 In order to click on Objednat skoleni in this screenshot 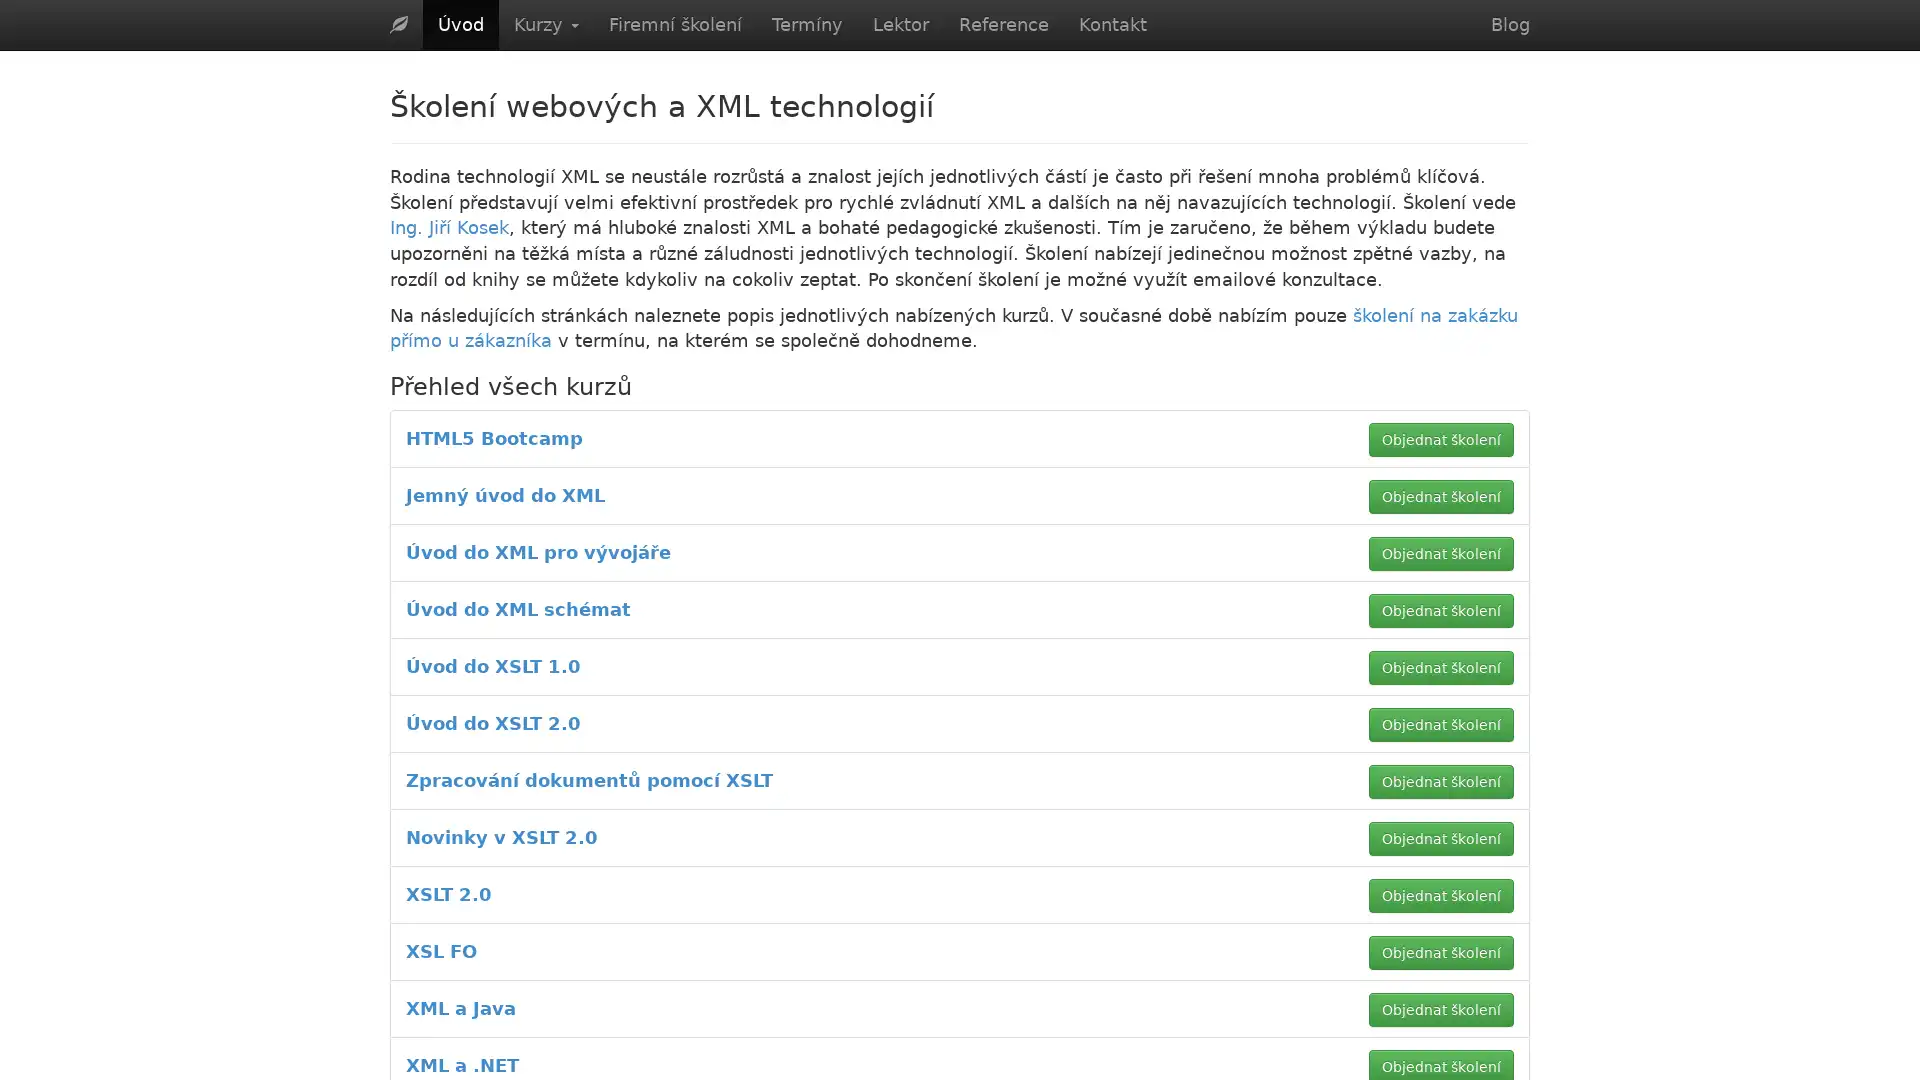, I will do `click(1441, 951)`.